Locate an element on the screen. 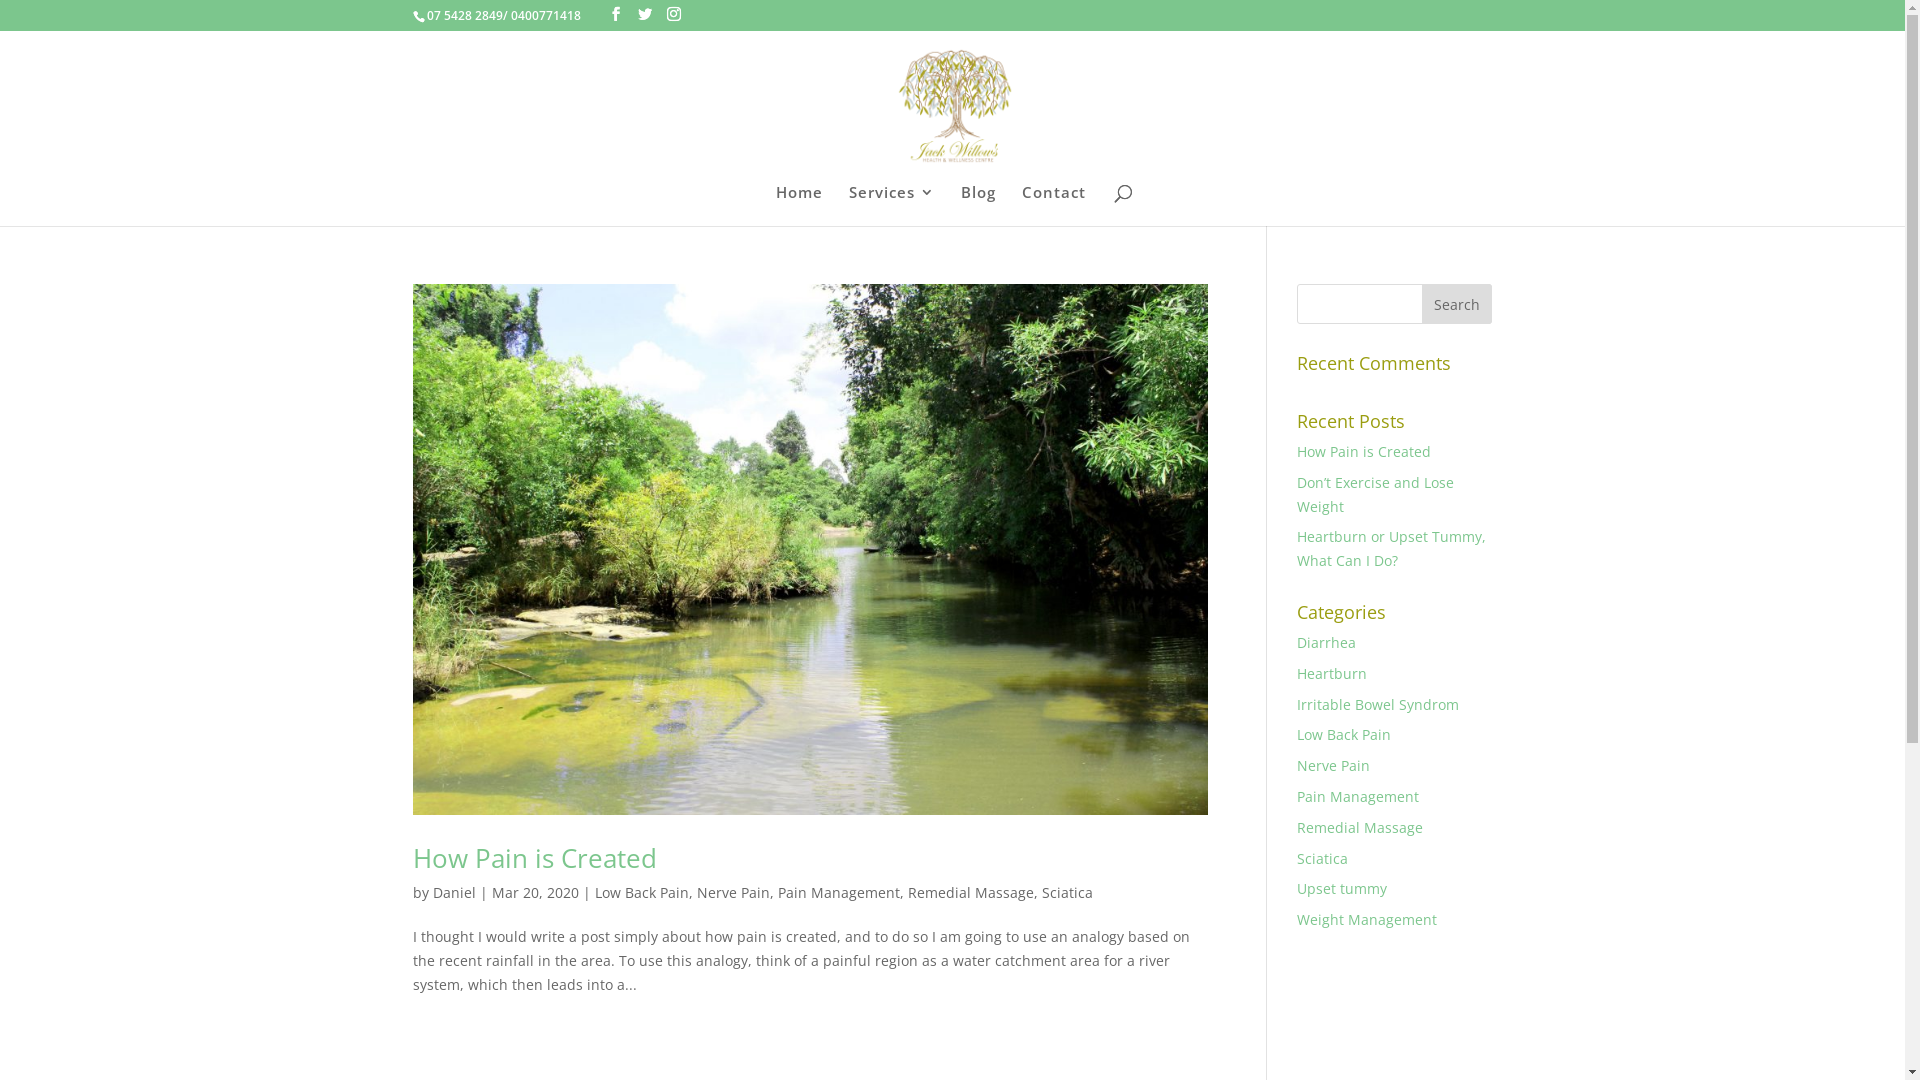 The height and width of the screenshot is (1080, 1920). 'Nerve Pain' is located at coordinates (1333, 765).